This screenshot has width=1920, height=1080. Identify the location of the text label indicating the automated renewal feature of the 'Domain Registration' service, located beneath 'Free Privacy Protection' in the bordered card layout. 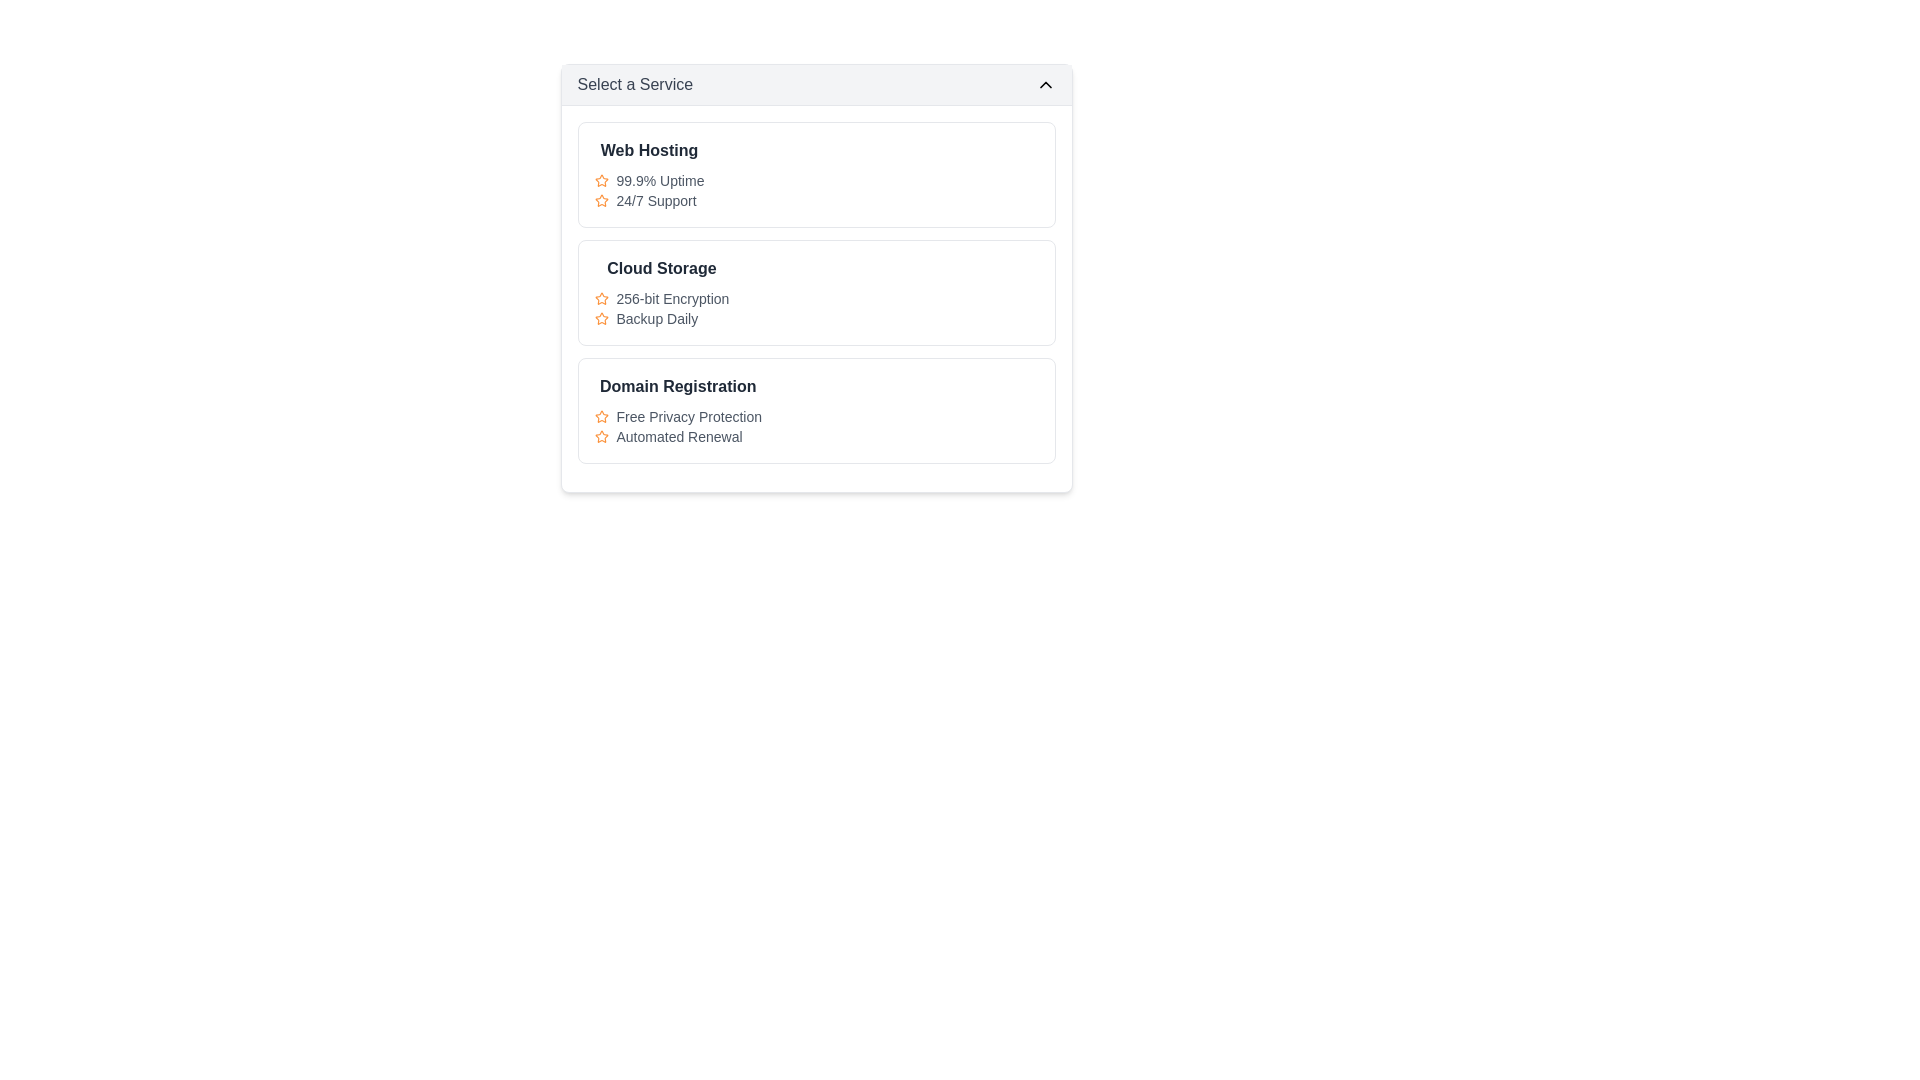
(678, 435).